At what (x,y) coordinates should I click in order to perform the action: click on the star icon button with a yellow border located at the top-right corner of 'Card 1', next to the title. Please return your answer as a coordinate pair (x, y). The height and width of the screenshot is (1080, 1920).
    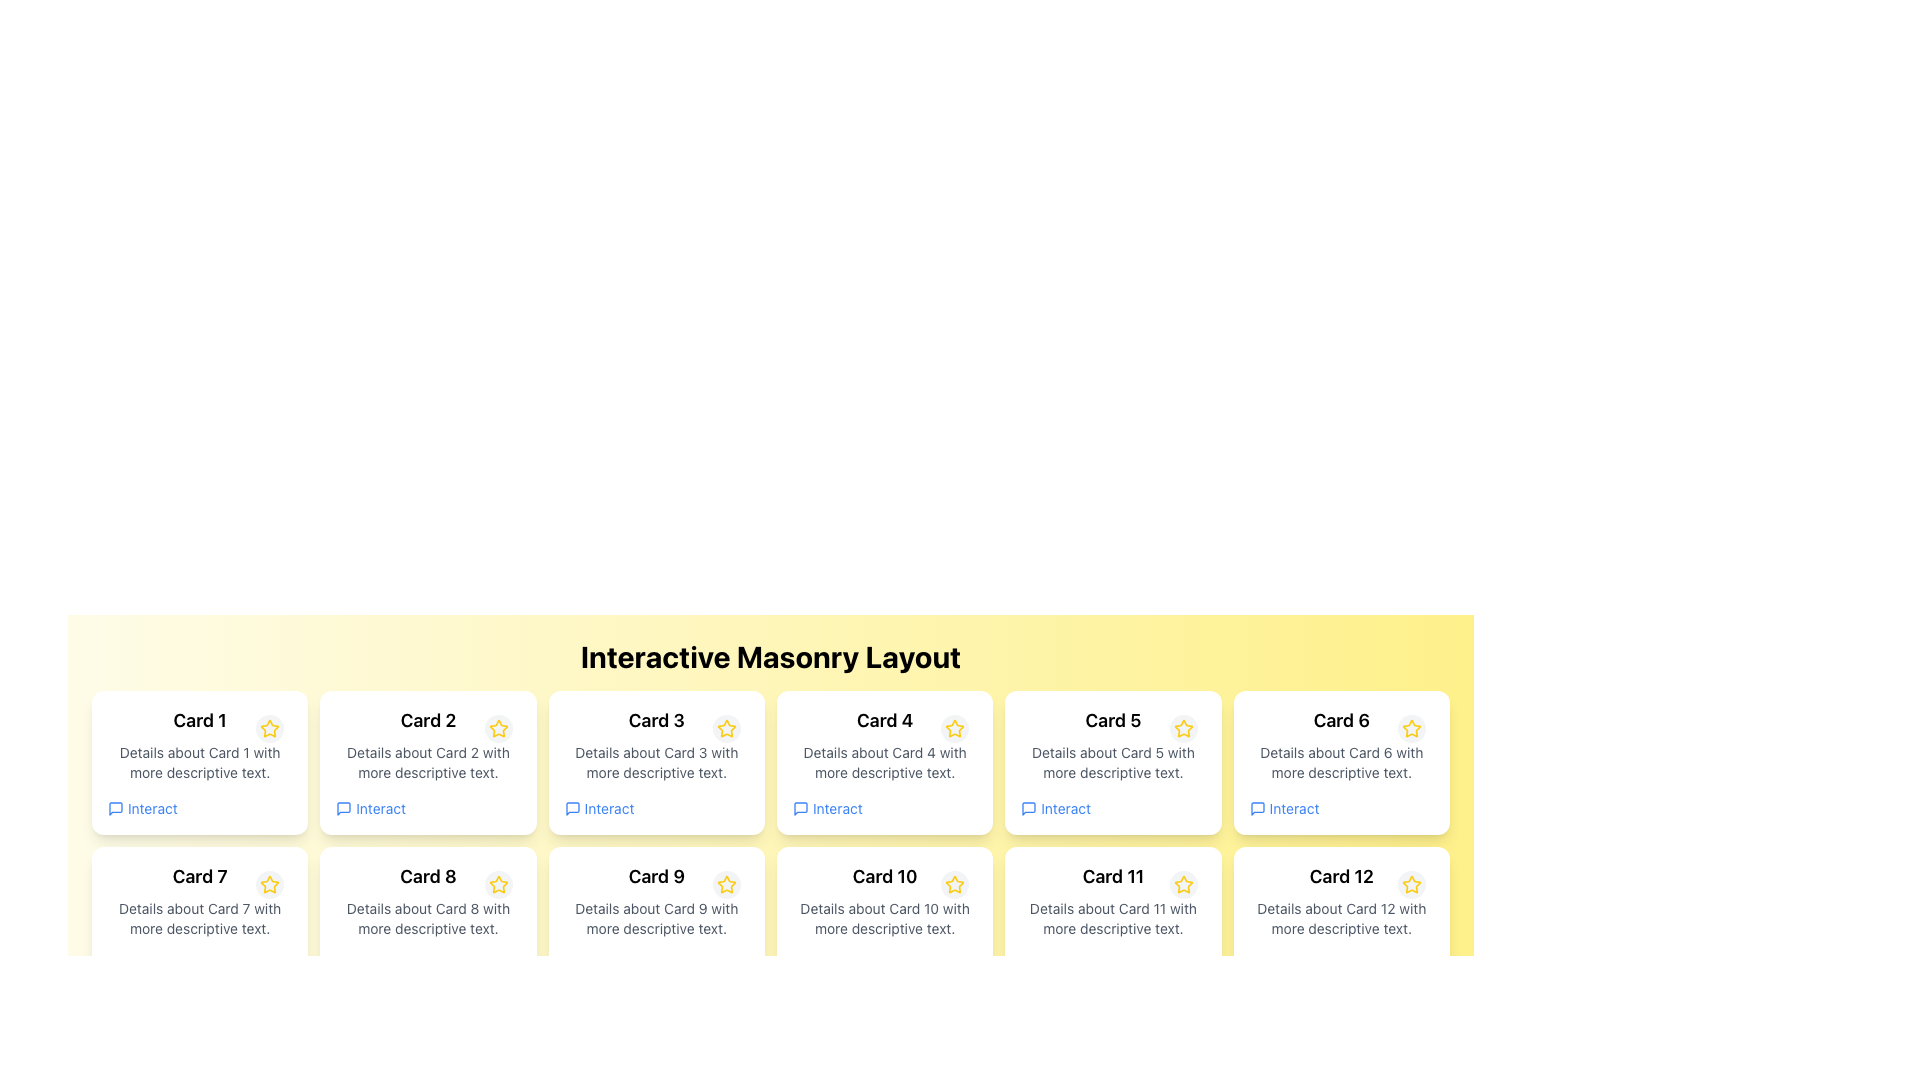
    Looking at the image, I should click on (269, 729).